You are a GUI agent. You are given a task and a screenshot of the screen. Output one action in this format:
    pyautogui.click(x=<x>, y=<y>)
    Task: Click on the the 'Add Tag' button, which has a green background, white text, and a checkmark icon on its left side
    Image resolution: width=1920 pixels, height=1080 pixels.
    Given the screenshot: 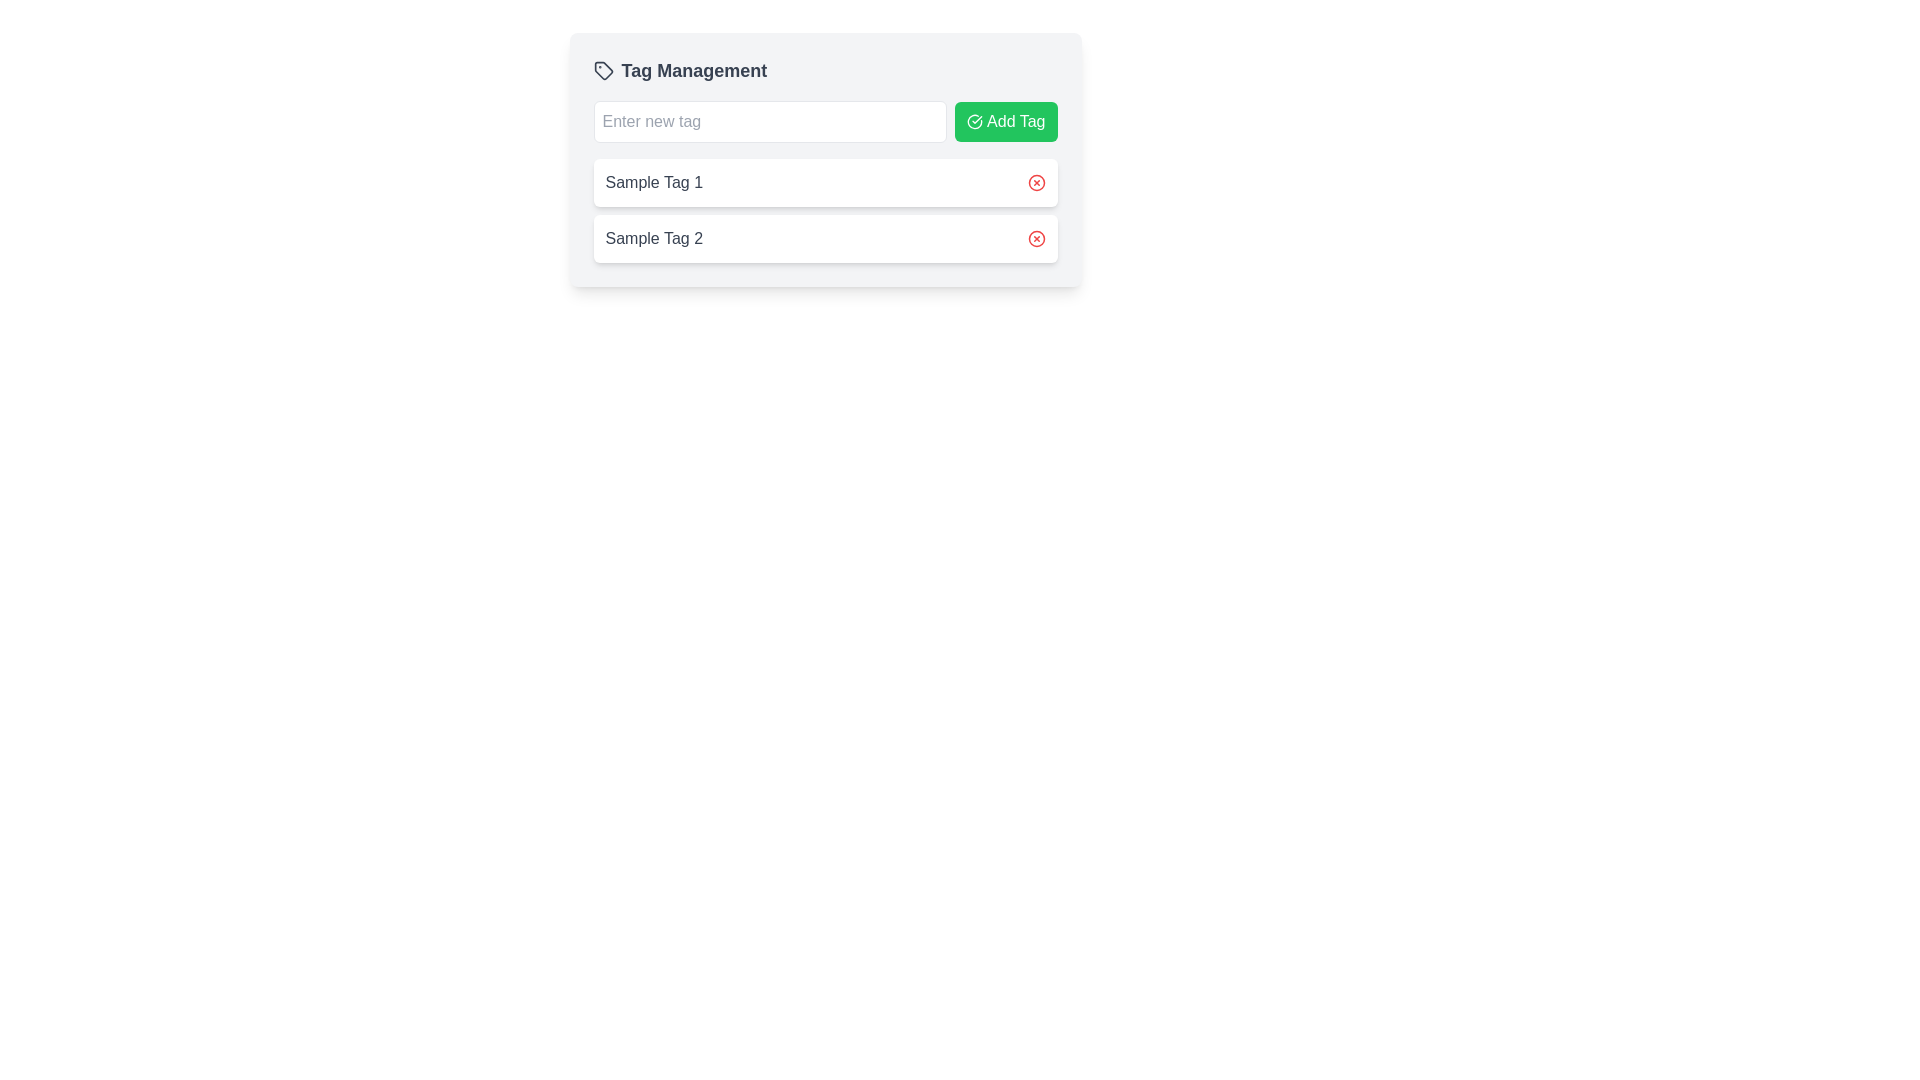 What is the action you would take?
    pyautogui.click(x=1006, y=122)
    